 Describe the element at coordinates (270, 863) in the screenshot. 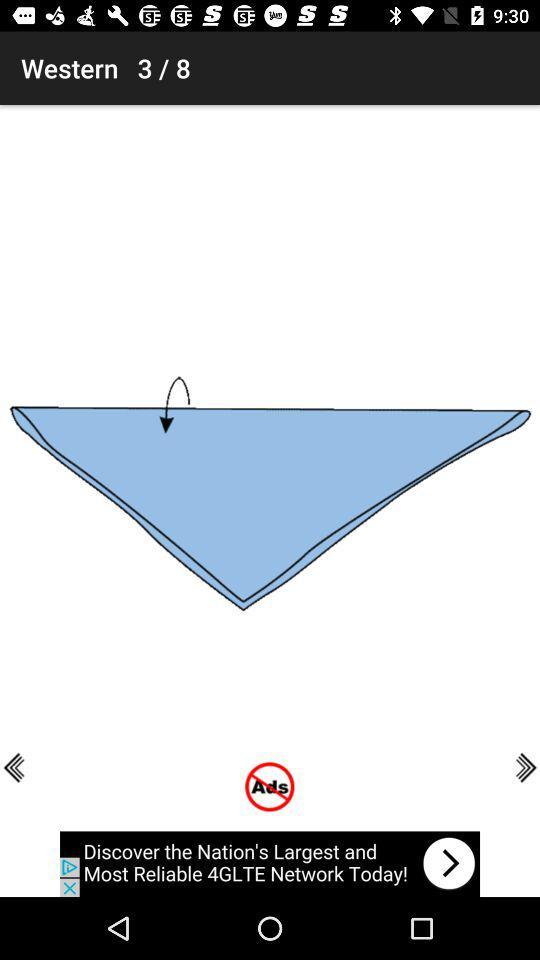

I see `discover the nation 's largest and most reliable 4glet network today` at that location.